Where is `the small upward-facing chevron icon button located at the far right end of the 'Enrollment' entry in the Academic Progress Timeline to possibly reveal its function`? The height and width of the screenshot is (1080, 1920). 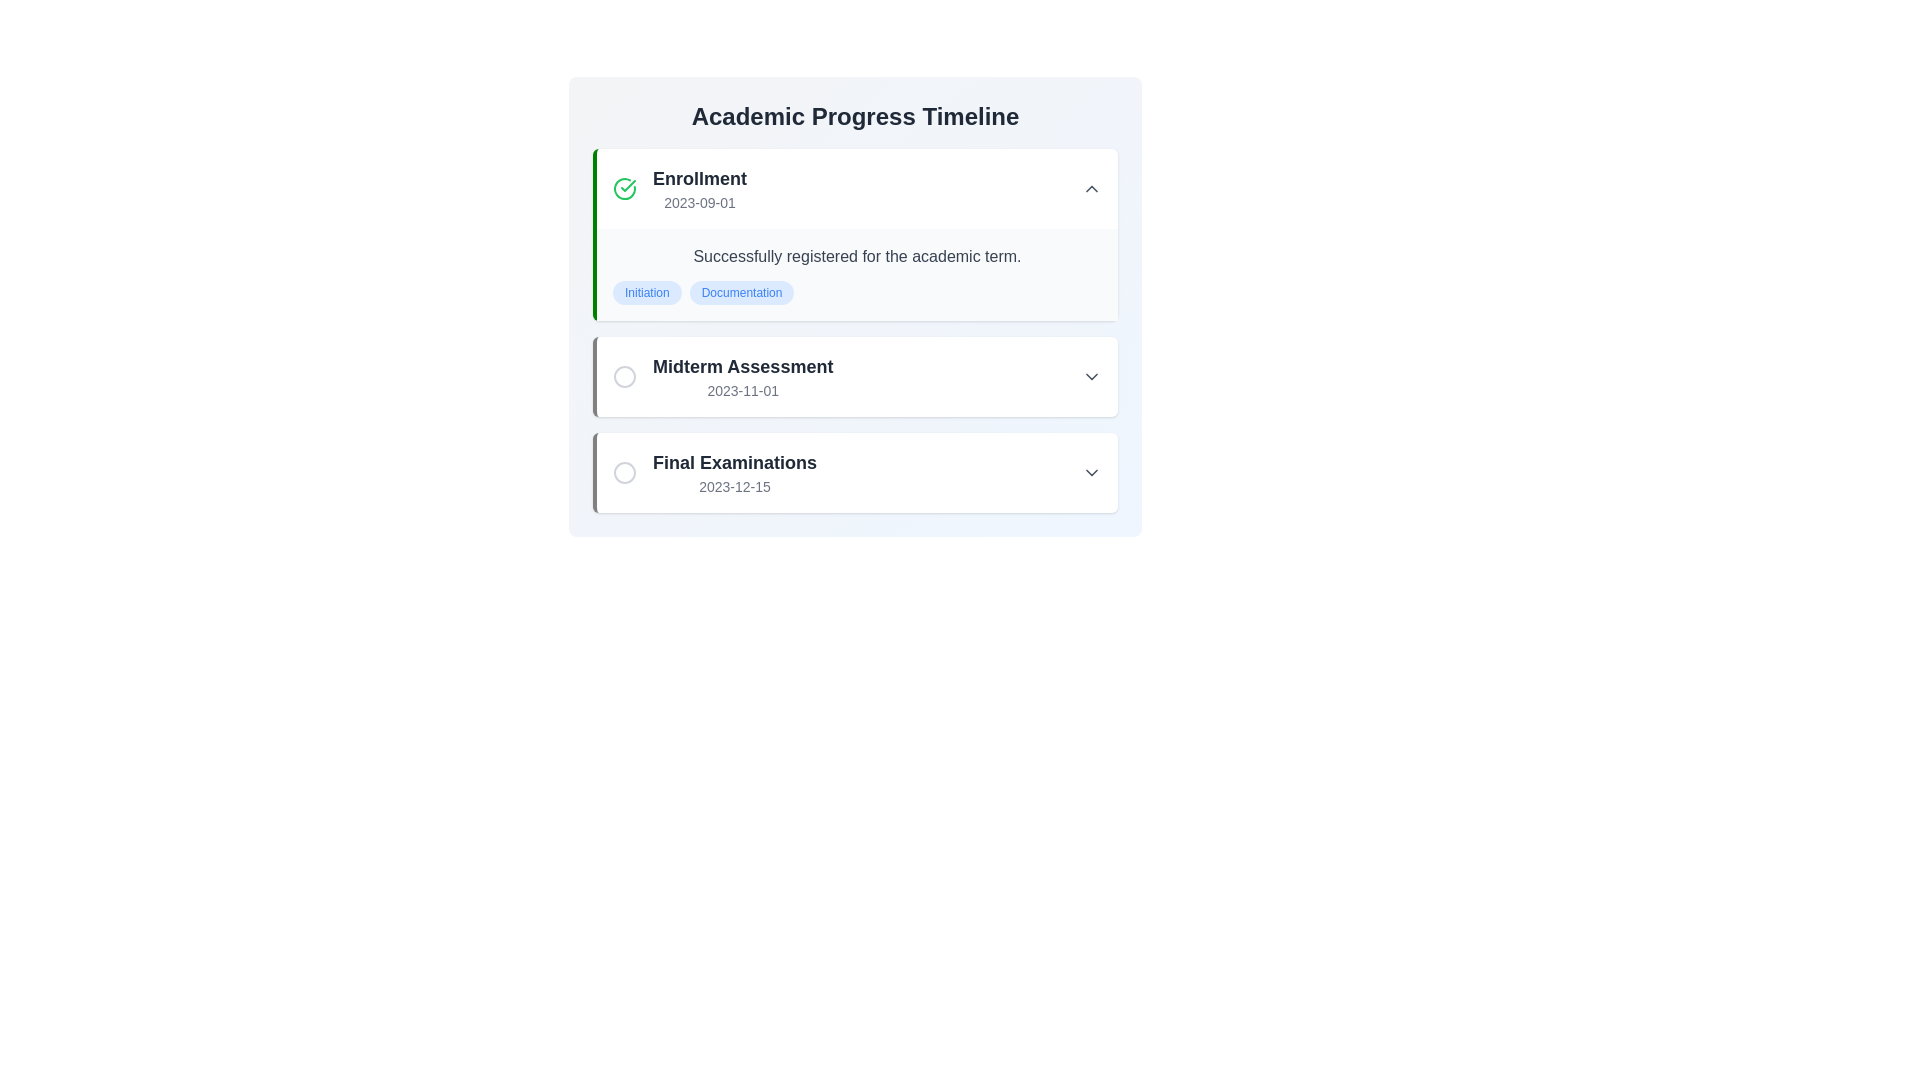
the small upward-facing chevron icon button located at the far right end of the 'Enrollment' entry in the Academic Progress Timeline to possibly reveal its function is located at coordinates (1090, 189).